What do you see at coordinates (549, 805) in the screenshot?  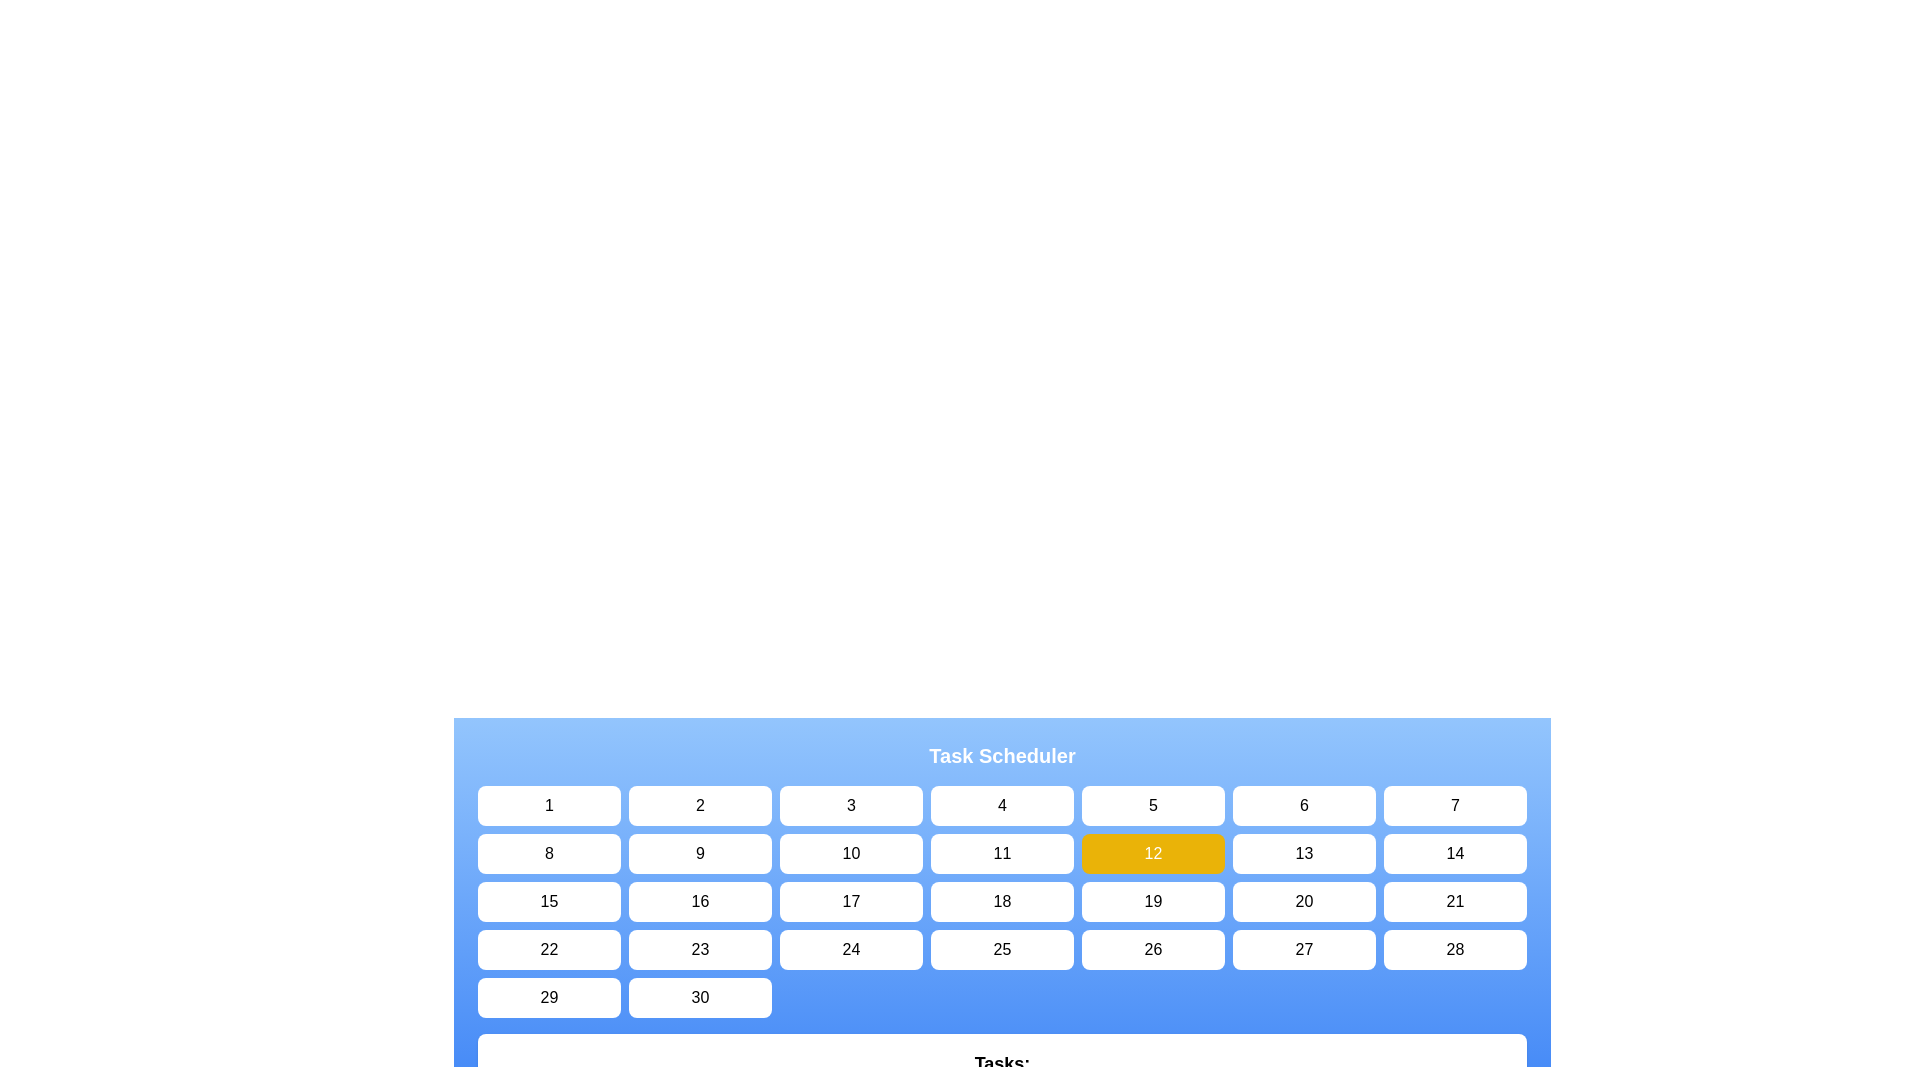 I see `the button displaying the digit '1' in a black font, located at the top-left corner of the grid` at bounding box center [549, 805].